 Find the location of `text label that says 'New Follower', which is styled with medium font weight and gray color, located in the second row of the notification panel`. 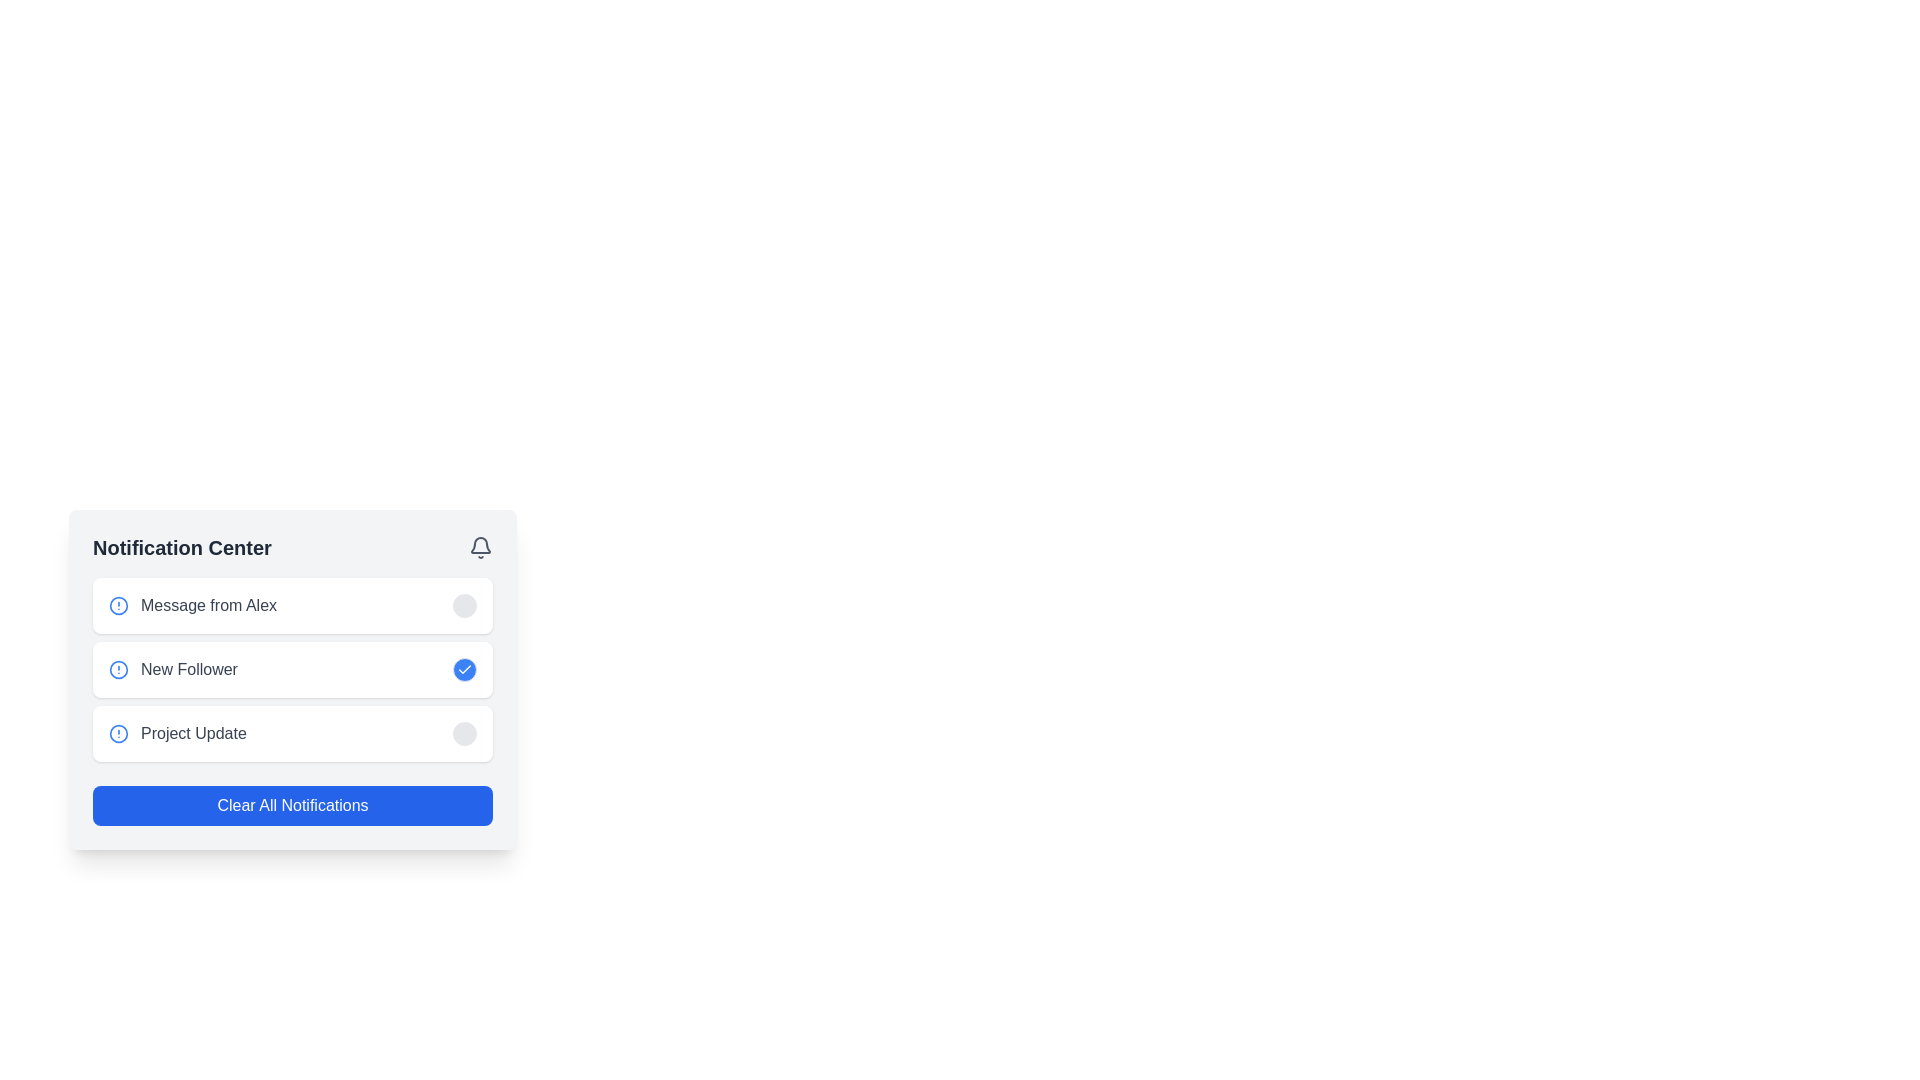

text label that says 'New Follower', which is styled with medium font weight and gray color, located in the second row of the notification panel is located at coordinates (189, 670).